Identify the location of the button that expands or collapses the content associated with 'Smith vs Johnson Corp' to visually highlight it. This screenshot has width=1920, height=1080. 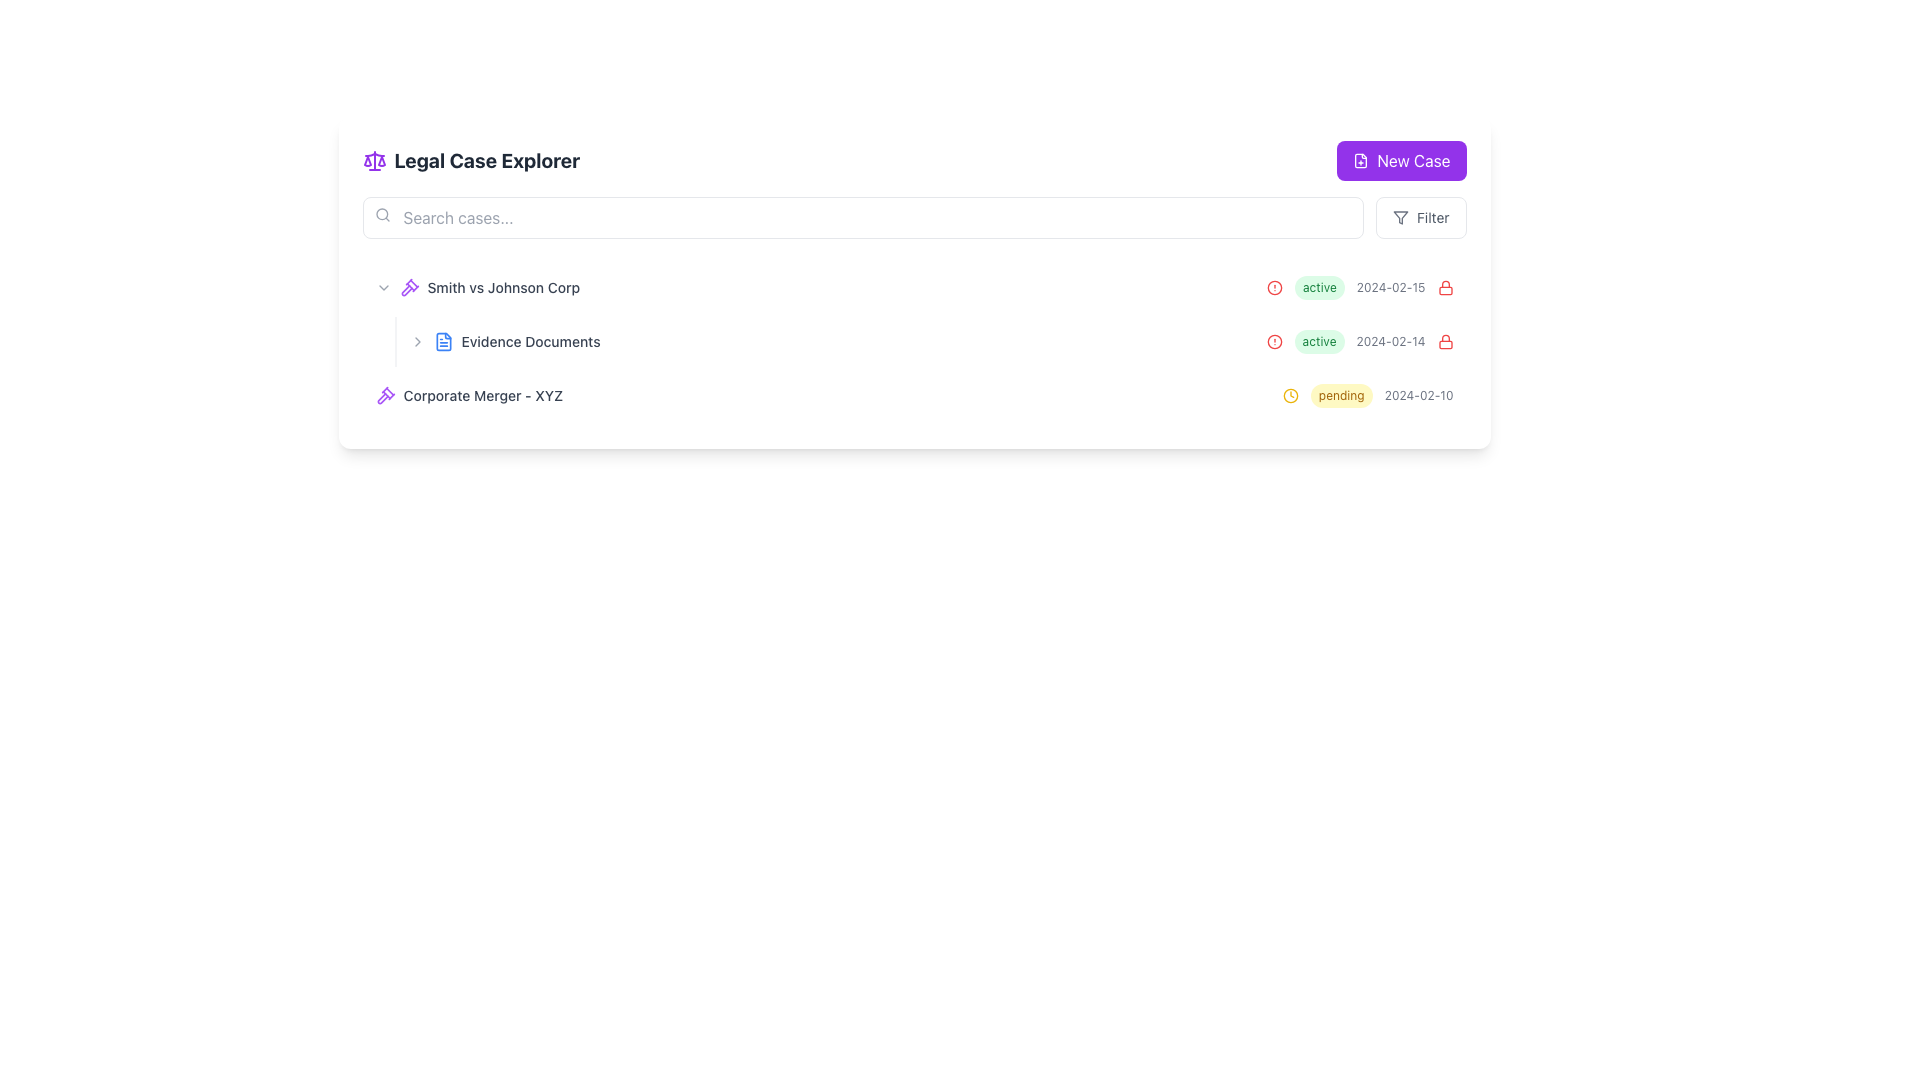
(383, 288).